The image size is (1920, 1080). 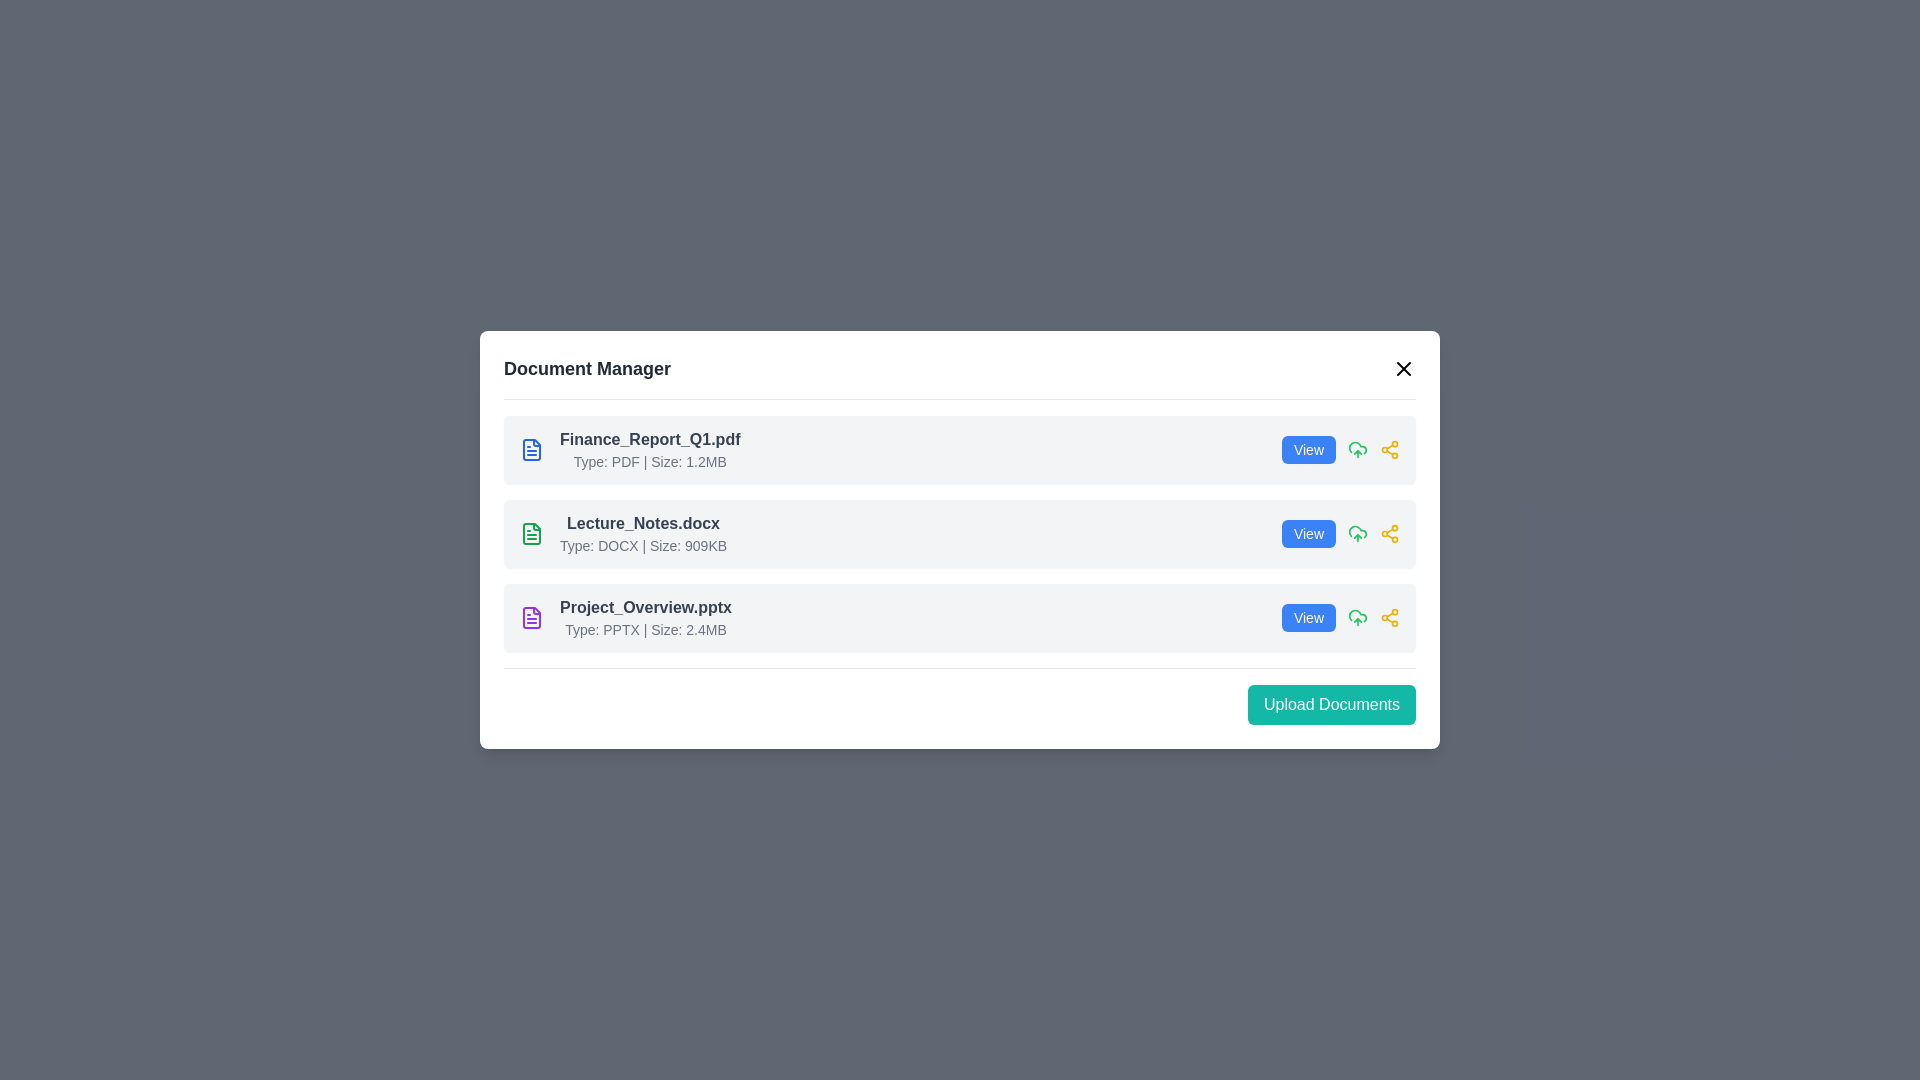 What do you see at coordinates (1308, 450) in the screenshot?
I see `the blue 'View' button with white text, which is the first button in a horizontal group located right of the 'Finance_Report_Q1.pdf' file name` at bounding box center [1308, 450].